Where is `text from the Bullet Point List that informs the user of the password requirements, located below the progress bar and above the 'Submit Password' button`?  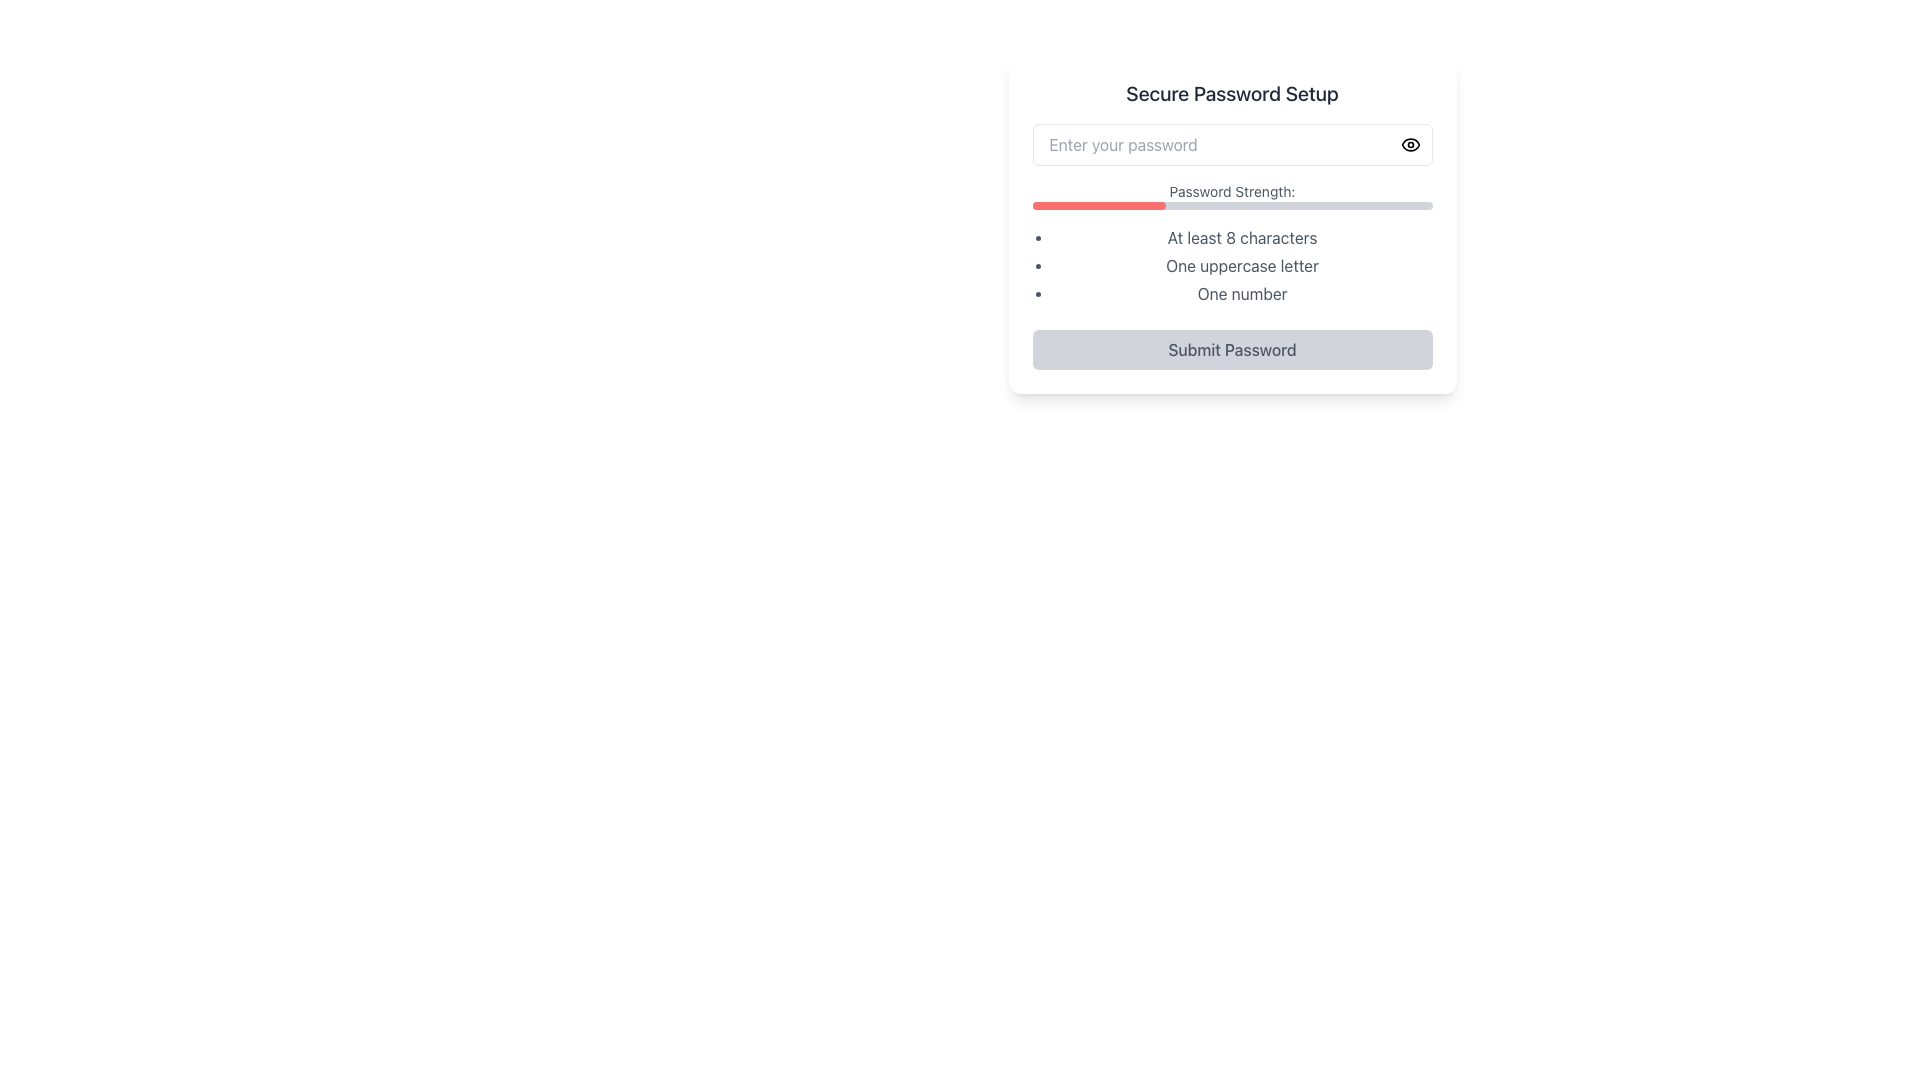
text from the Bullet Point List that informs the user of the password requirements, located below the progress bar and above the 'Submit Password' button is located at coordinates (1231, 265).